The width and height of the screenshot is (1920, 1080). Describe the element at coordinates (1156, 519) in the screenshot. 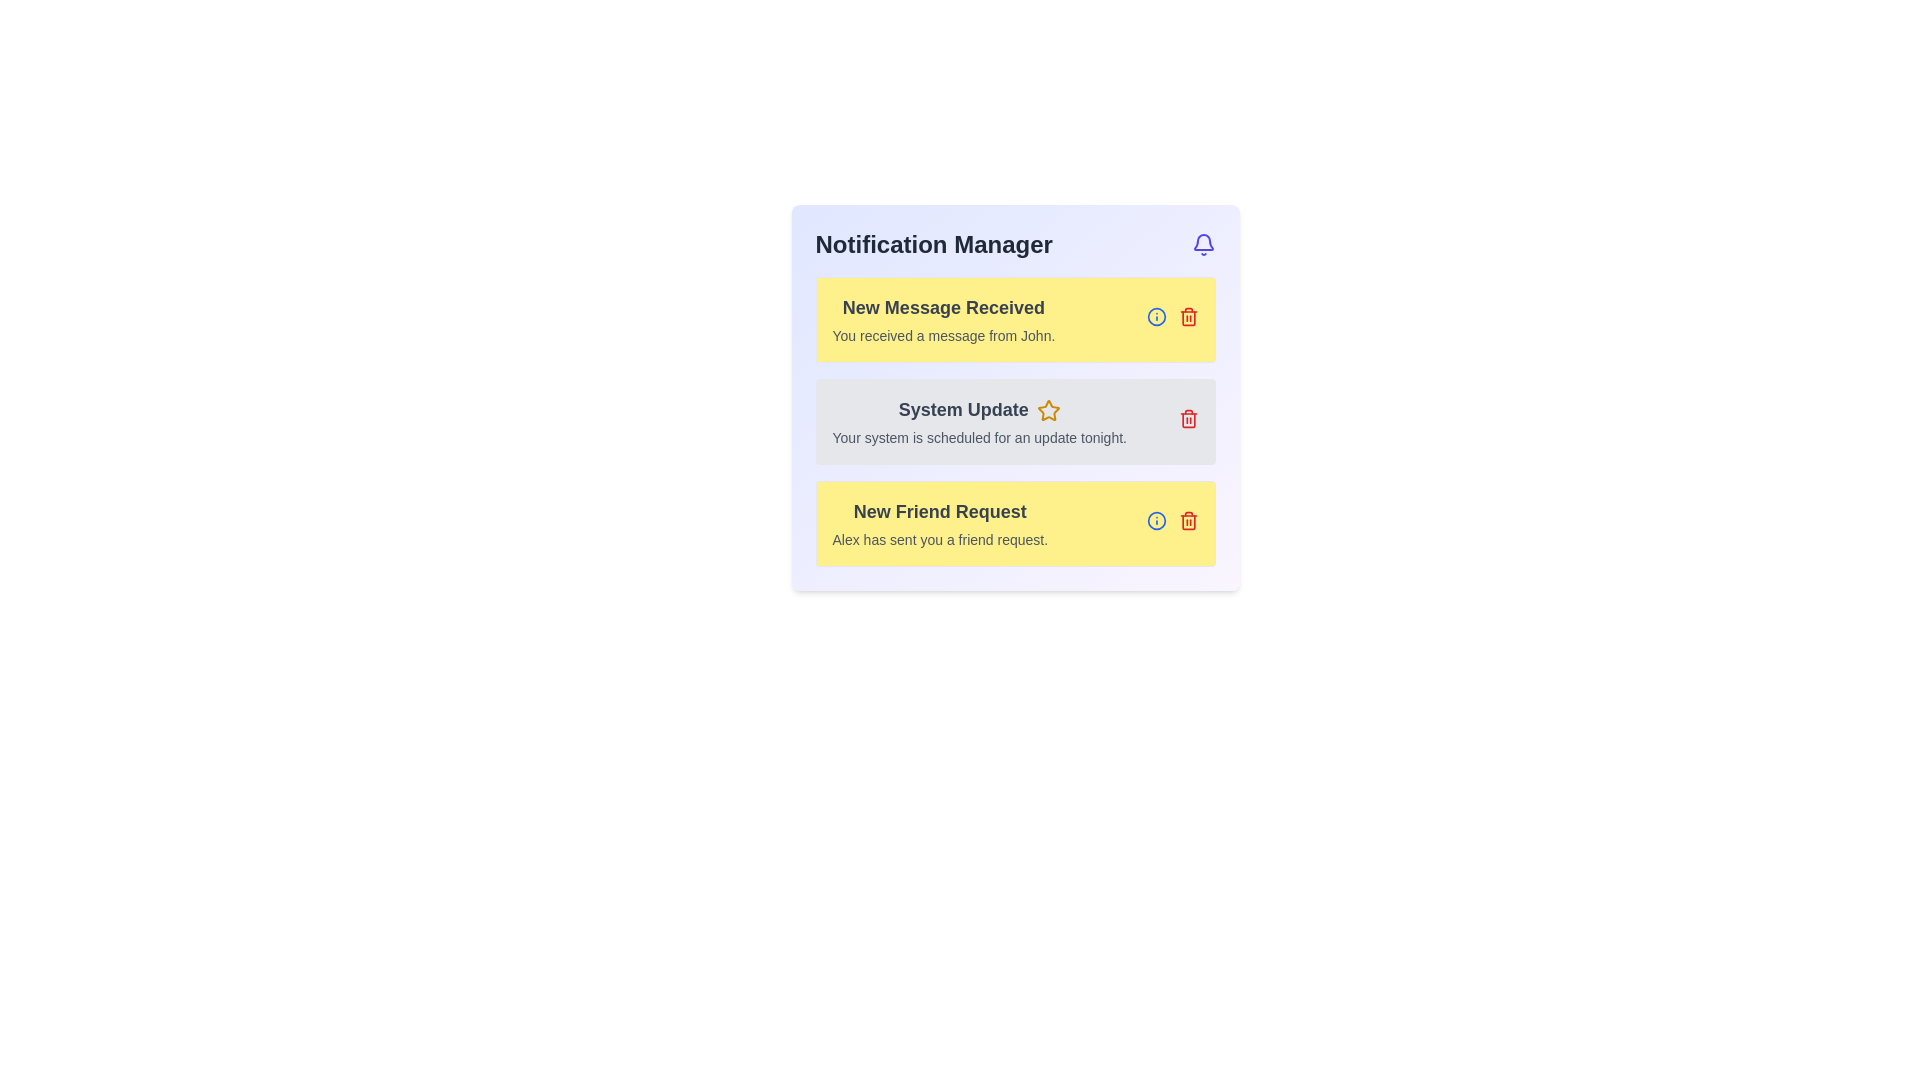

I see `the decorative circular SVG element with a blue outline located next to the text 'New Message Received' in the 'Notification Manager' interface` at that location.